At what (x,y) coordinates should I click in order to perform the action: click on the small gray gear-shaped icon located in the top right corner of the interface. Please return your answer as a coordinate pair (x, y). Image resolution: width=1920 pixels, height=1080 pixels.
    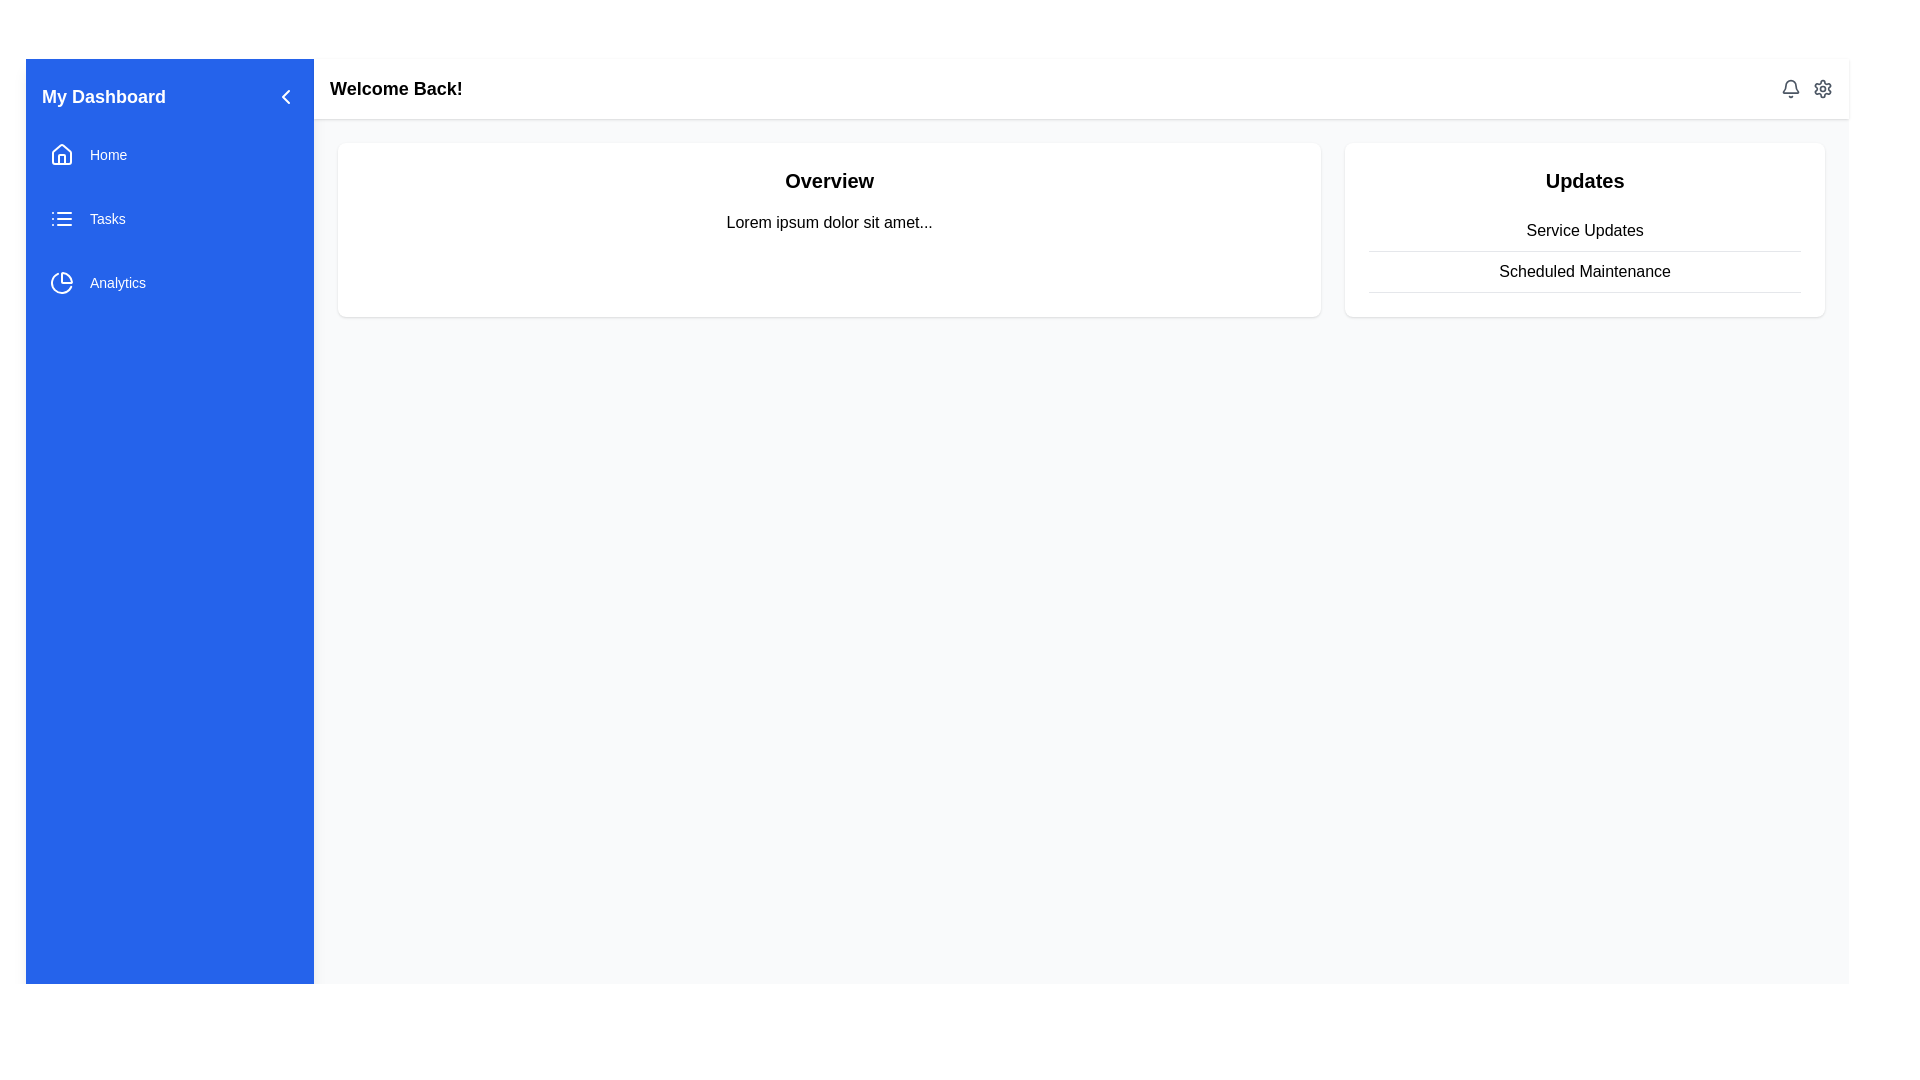
    Looking at the image, I should click on (1823, 87).